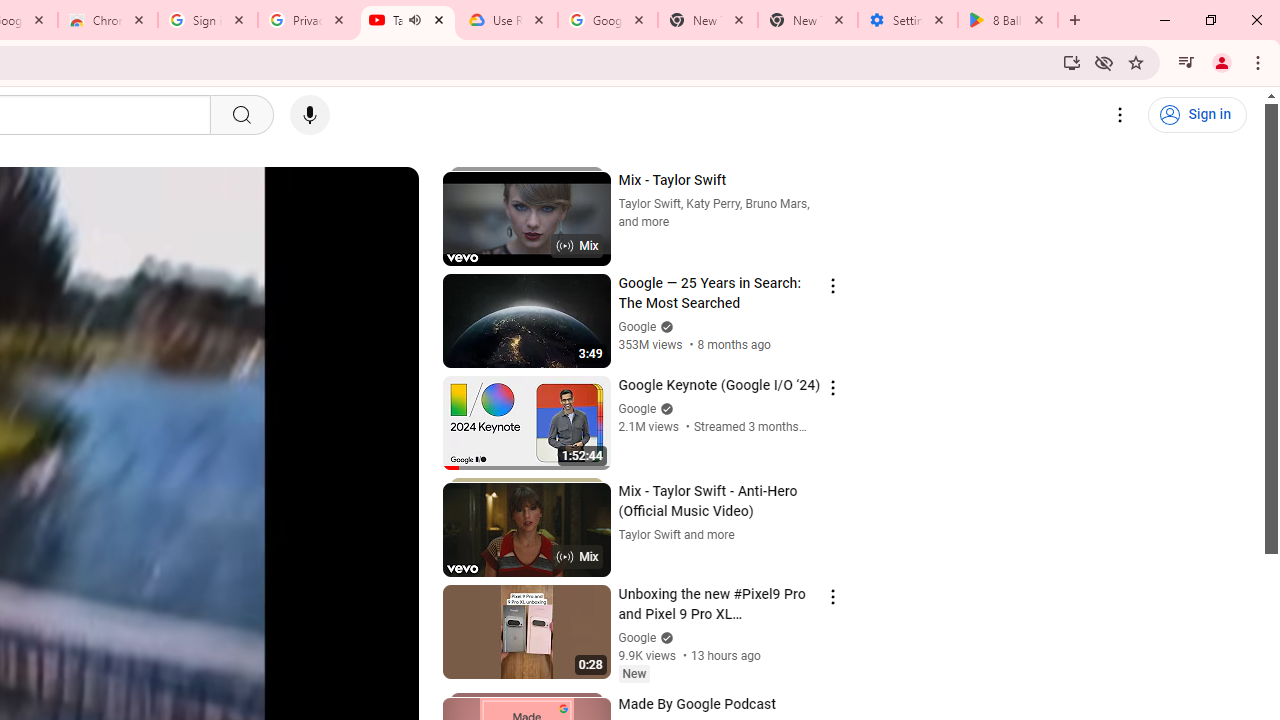  What do you see at coordinates (106, 20) in the screenshot?
I see `'Chrome Web Store - Color themes by Chrome'` at bounding box center [106, 20].